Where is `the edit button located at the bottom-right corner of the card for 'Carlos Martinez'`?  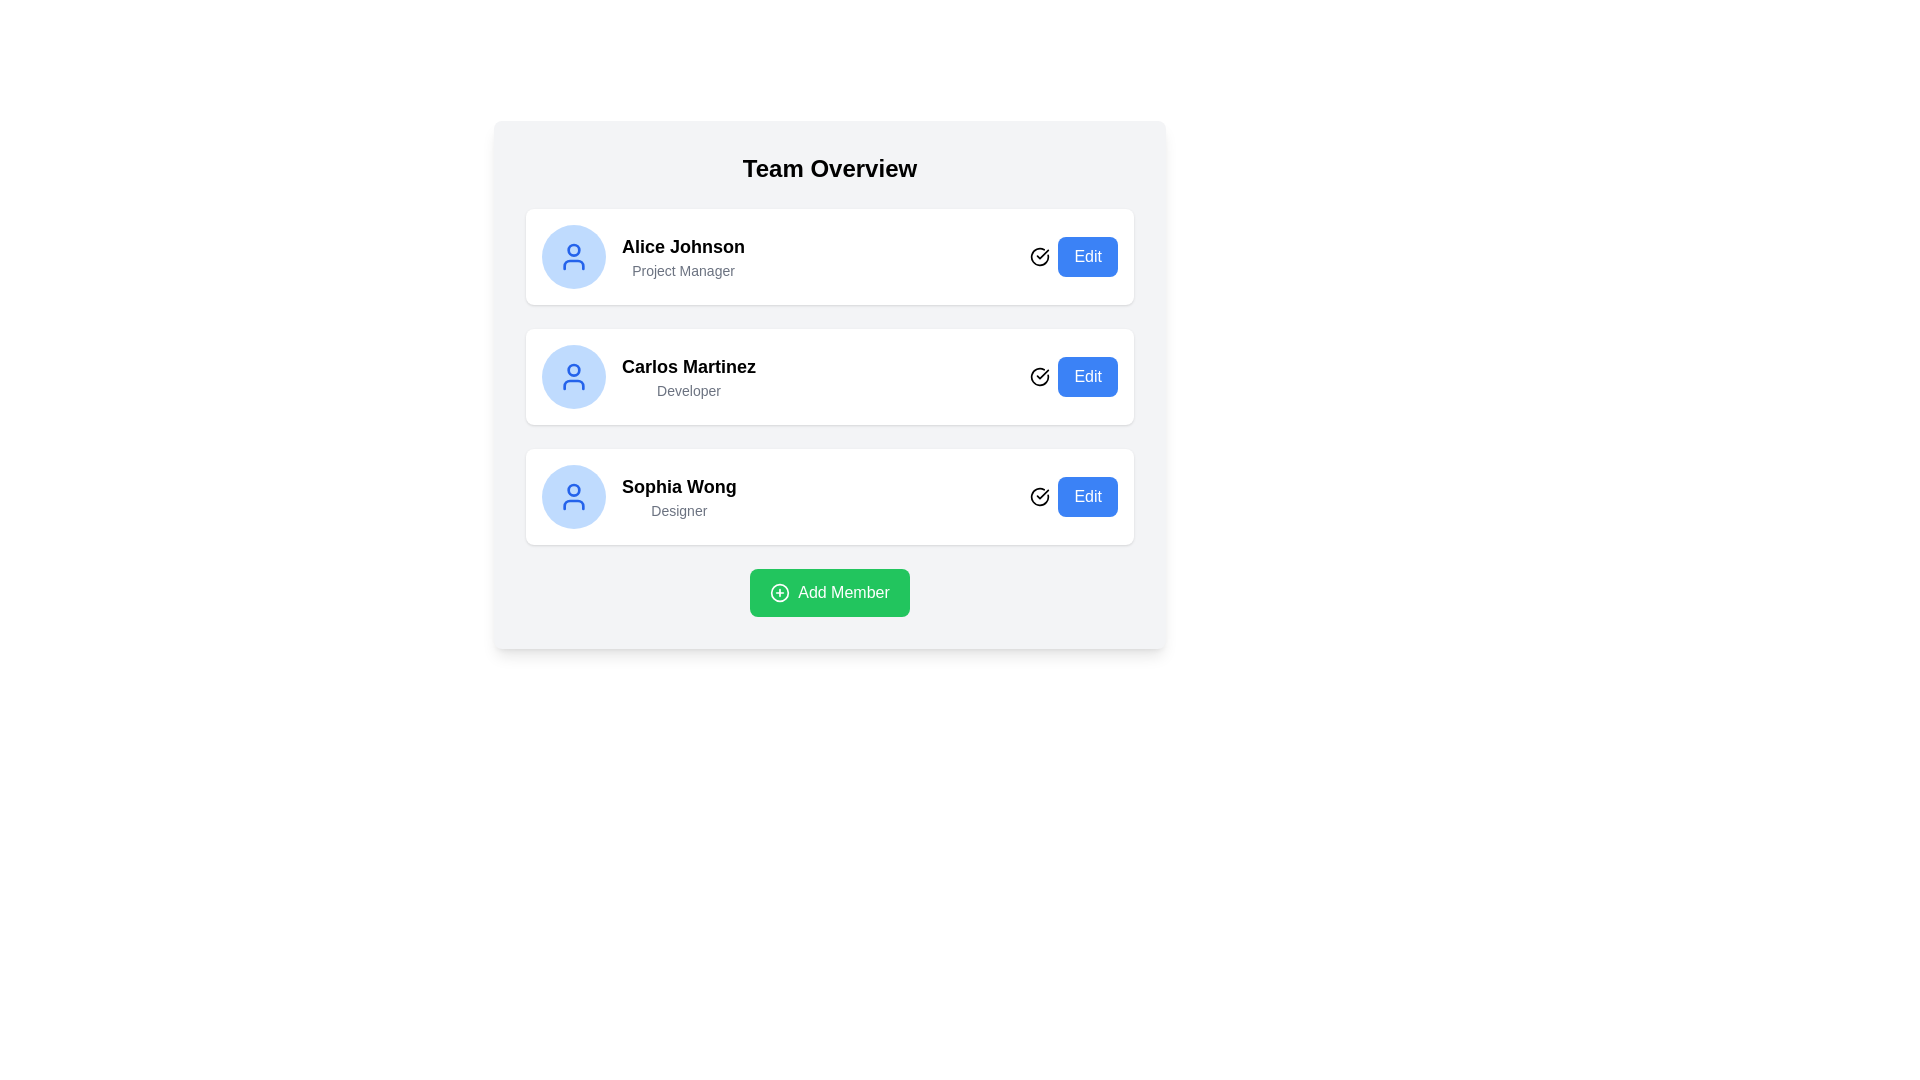 the edit button located at the bottom-right corner of the card for 'Carlos Martinez' is located at coordinates (1073, 377).